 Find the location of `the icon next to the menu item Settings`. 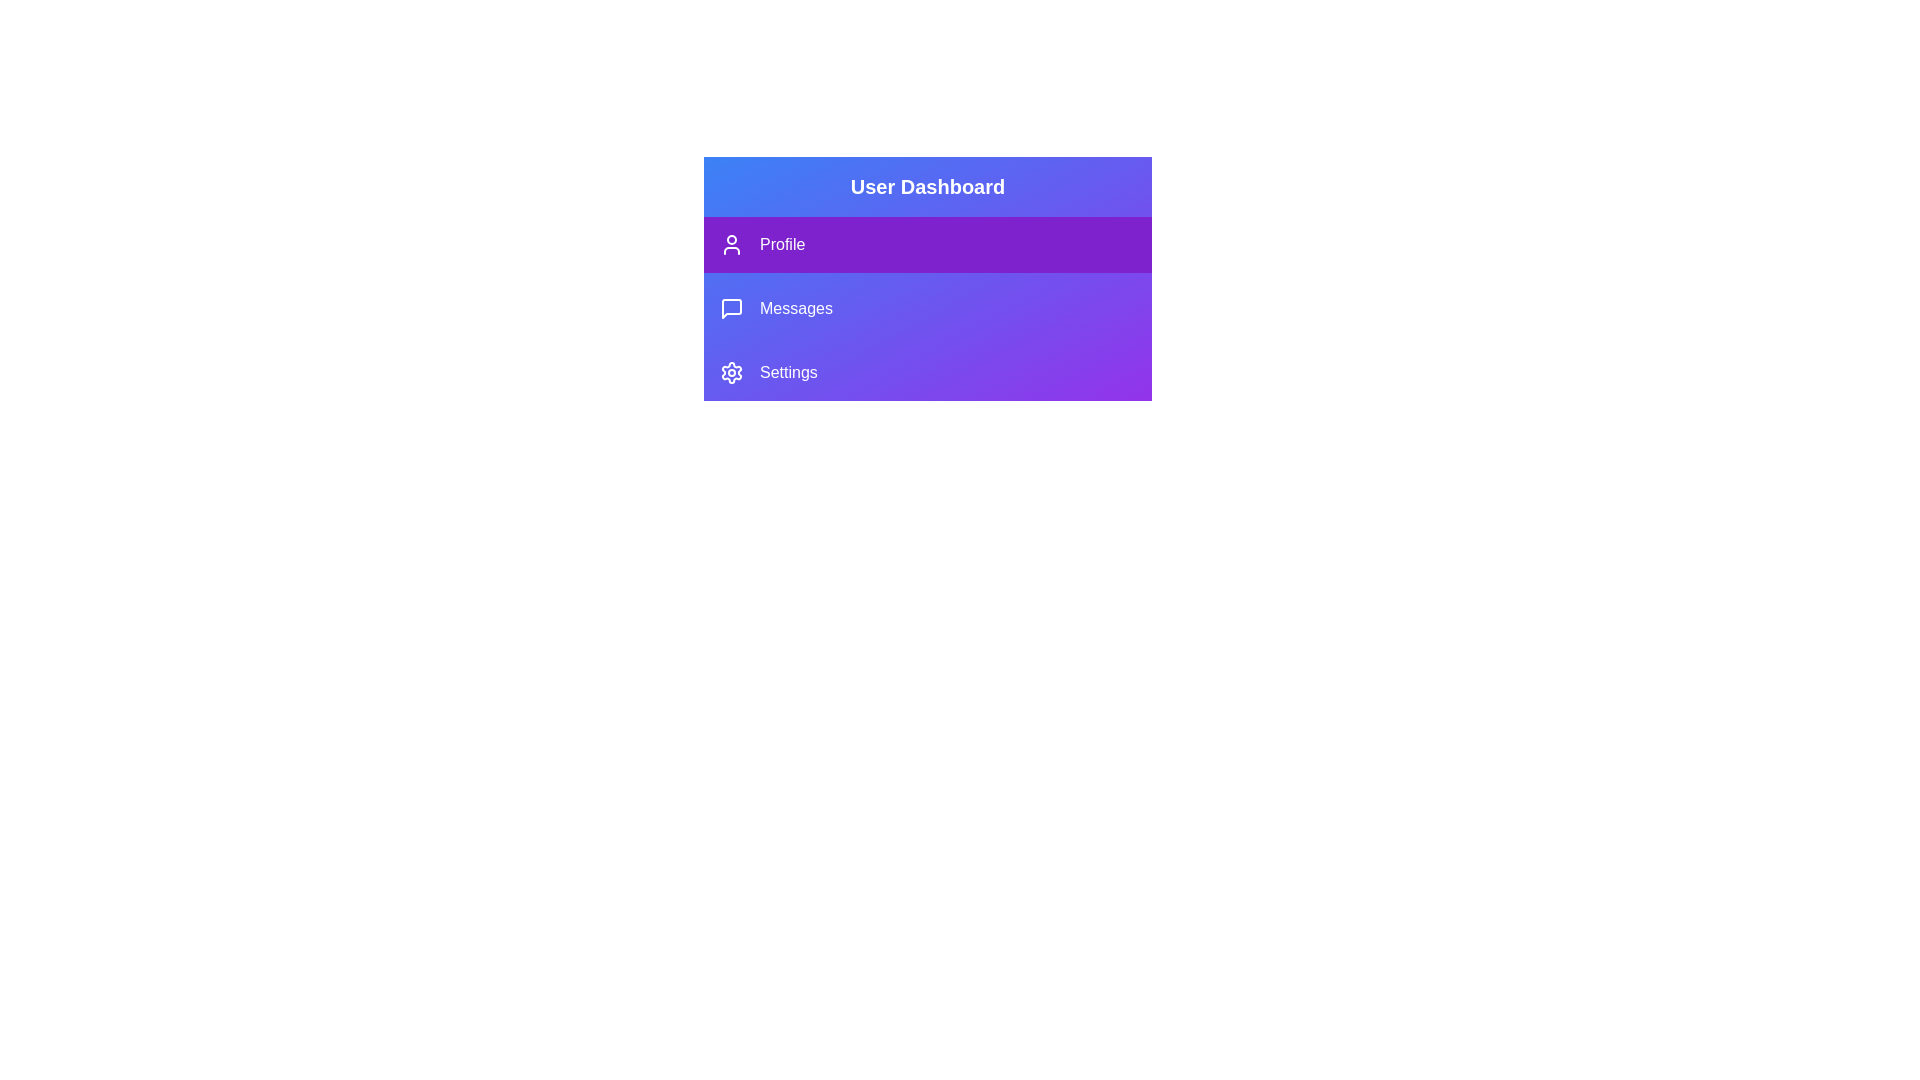

the icon next to the menu item Settings is located at coordinates (730, 373).